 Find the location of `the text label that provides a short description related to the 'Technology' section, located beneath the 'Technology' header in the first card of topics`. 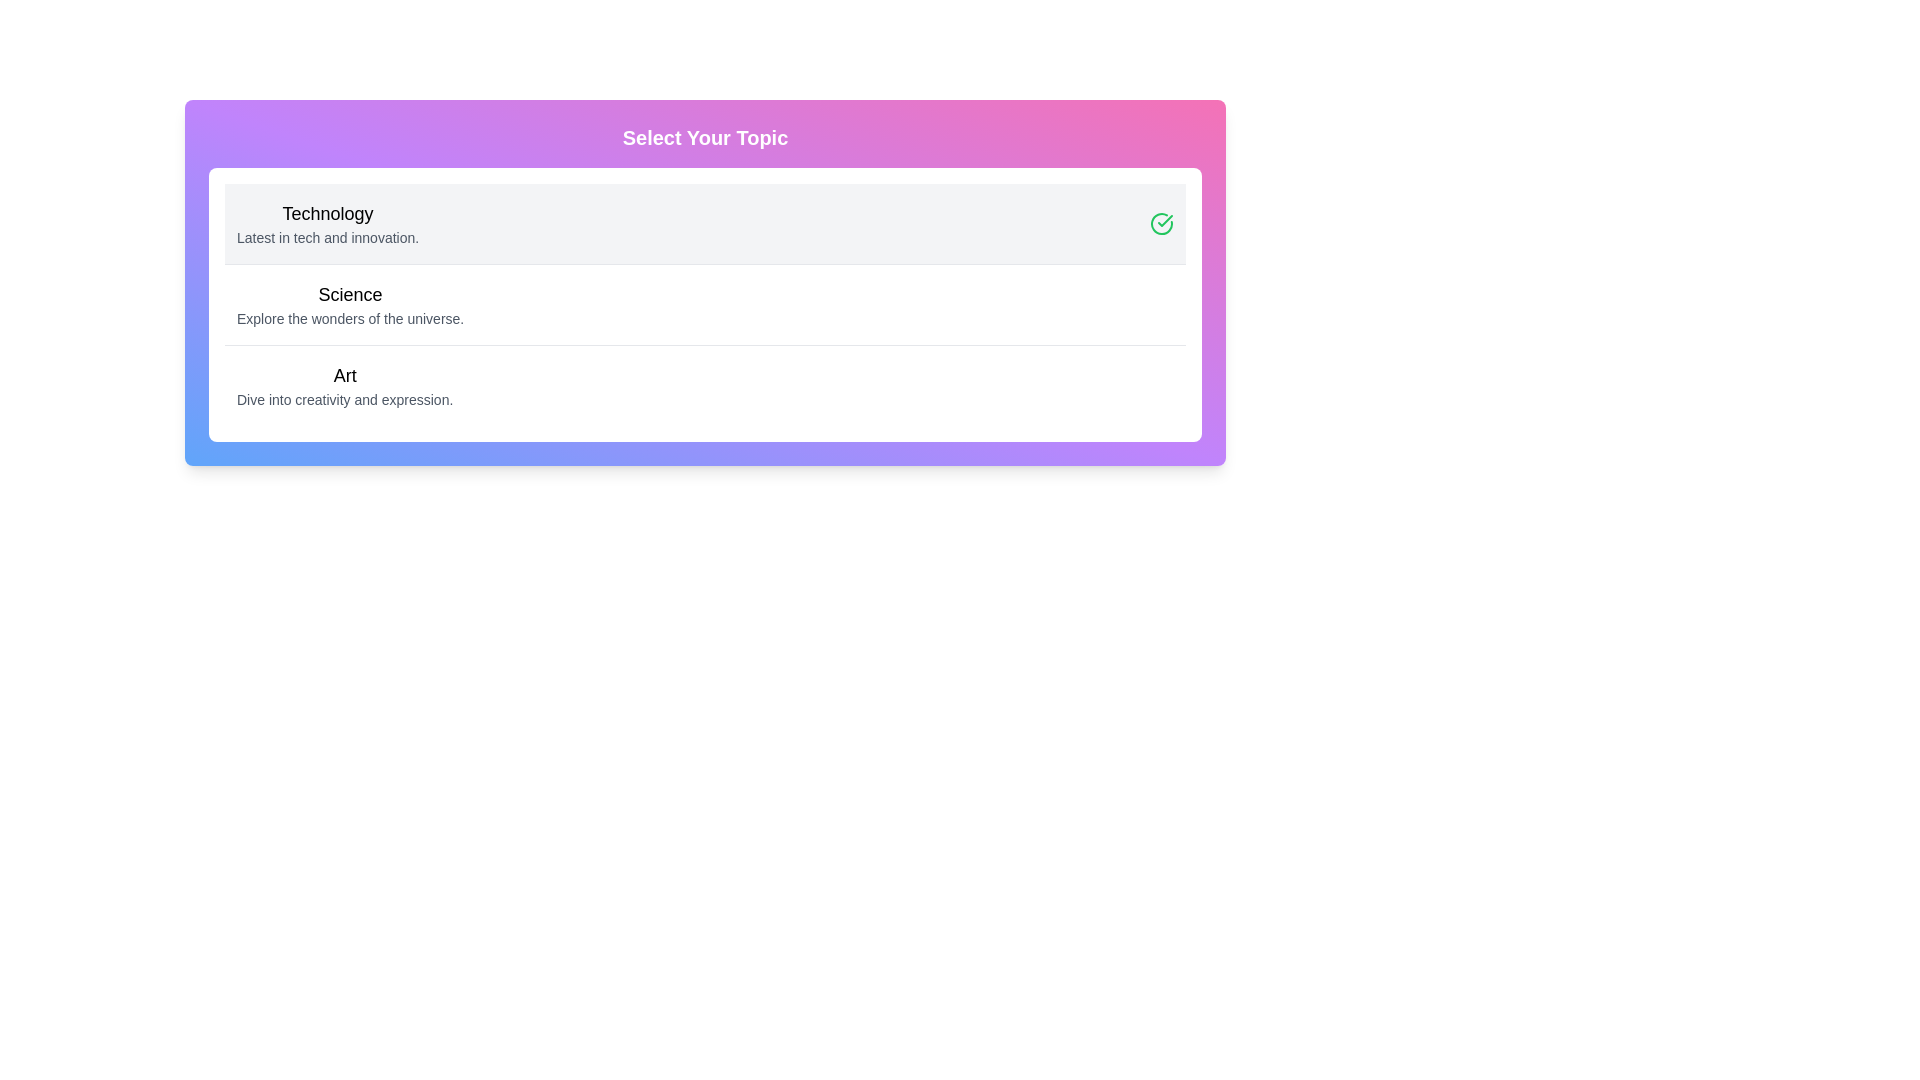

the text label that provides a short description related to the 'Technology' section, located beneath the 'Technology' header in the first card of topics is located at coordinates (328, 237).